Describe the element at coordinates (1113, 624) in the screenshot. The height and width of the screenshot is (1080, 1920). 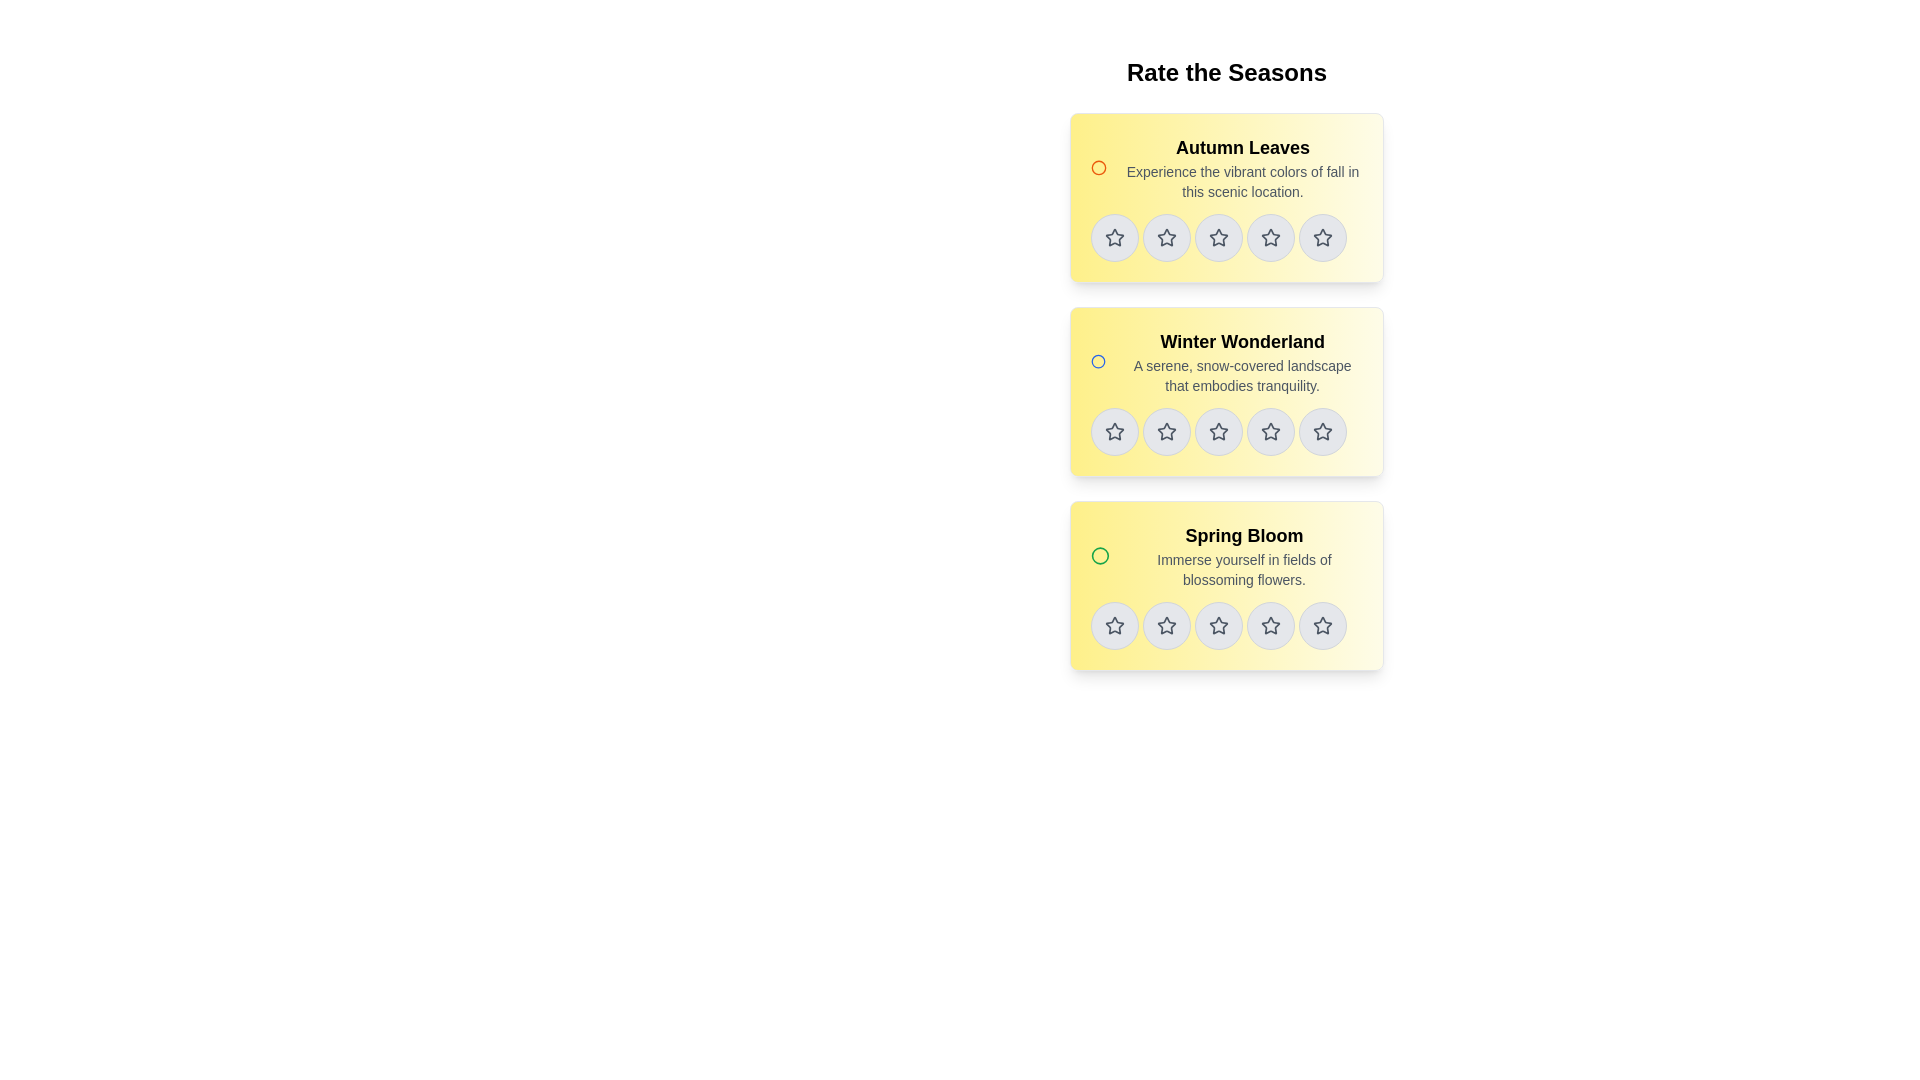
I see `the first star icon in the 'Spring Bloom' section to rate at level one` at that location.